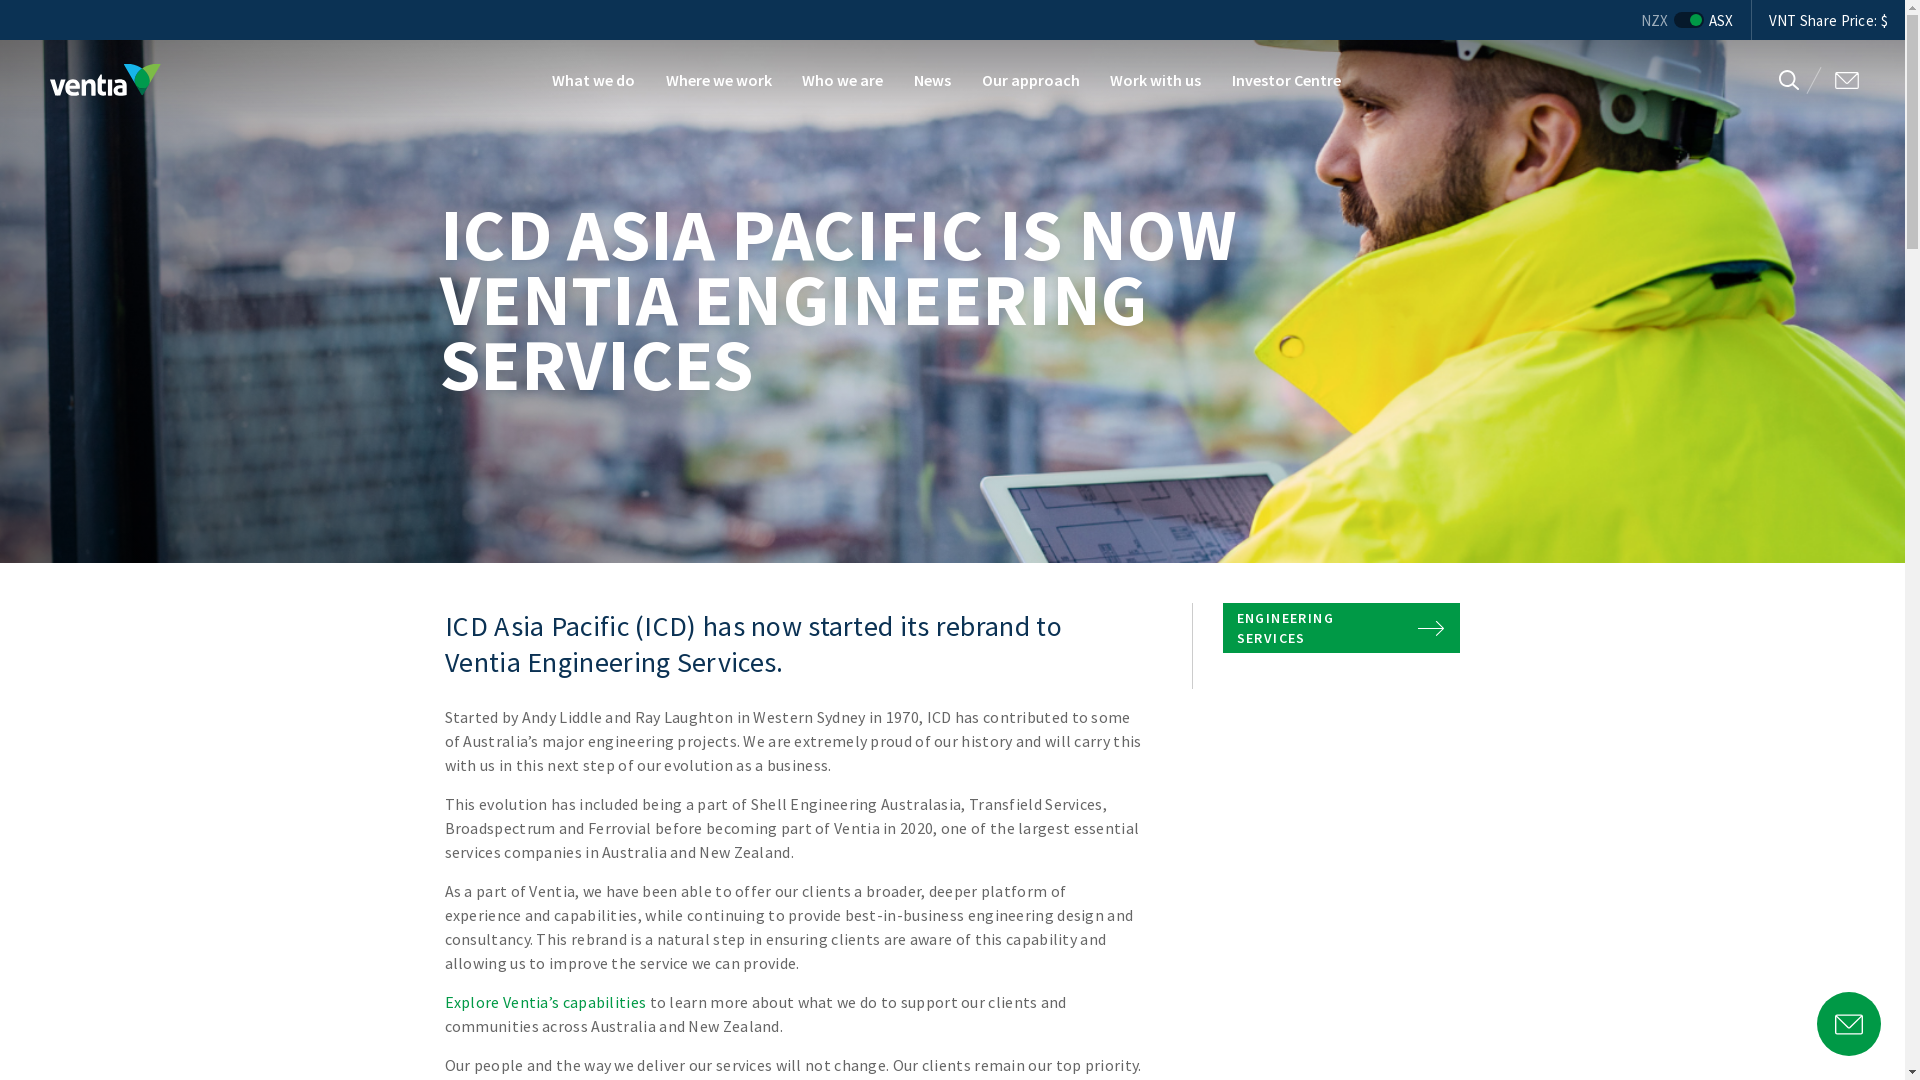 The image size is (1920, 1080). I want to click on 'Ventia', so click(104, 79).